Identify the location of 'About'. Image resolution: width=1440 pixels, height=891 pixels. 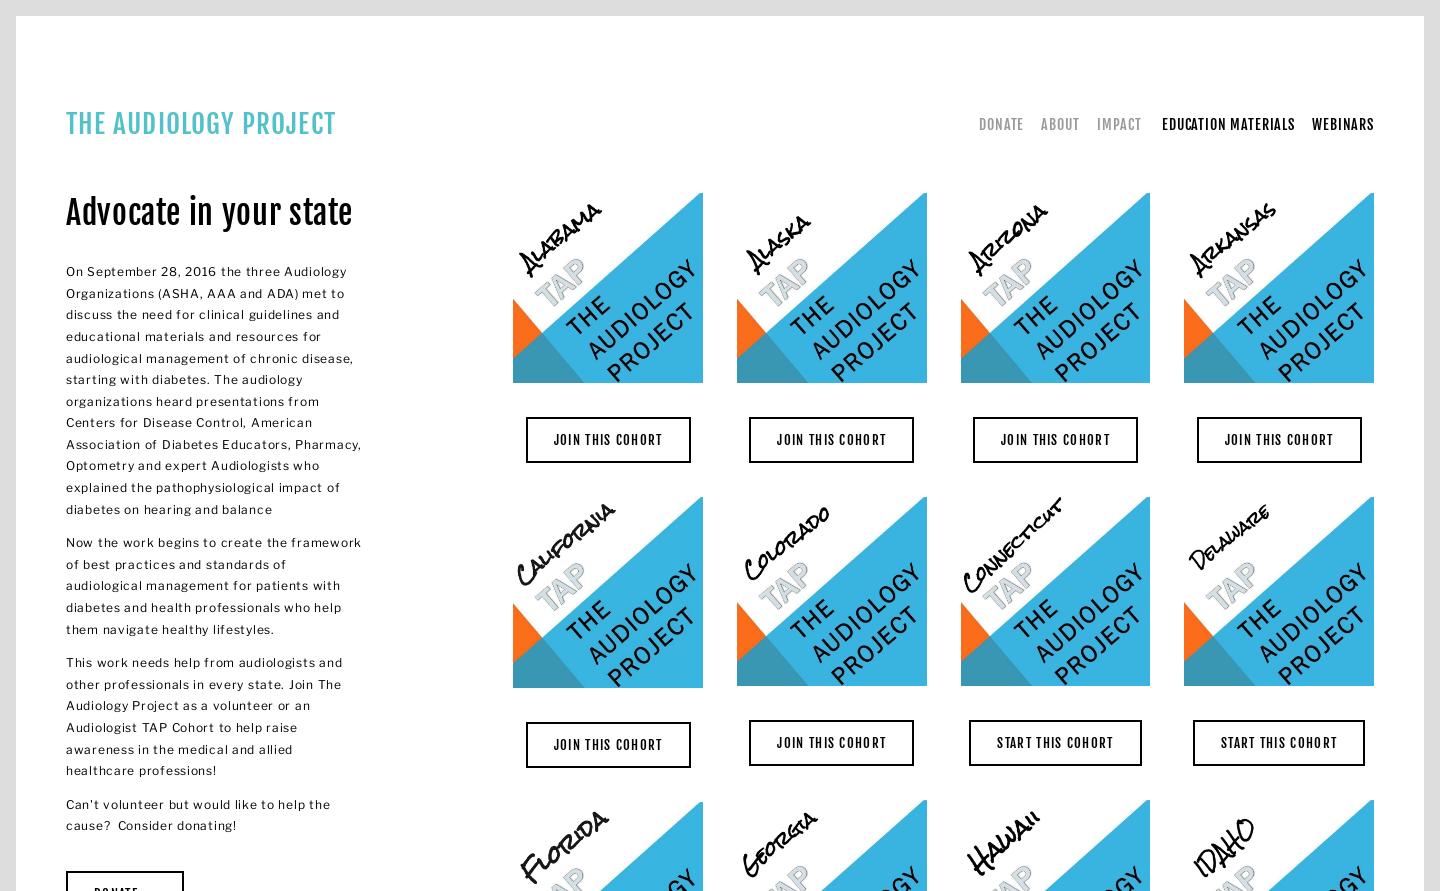
(1059, 122).